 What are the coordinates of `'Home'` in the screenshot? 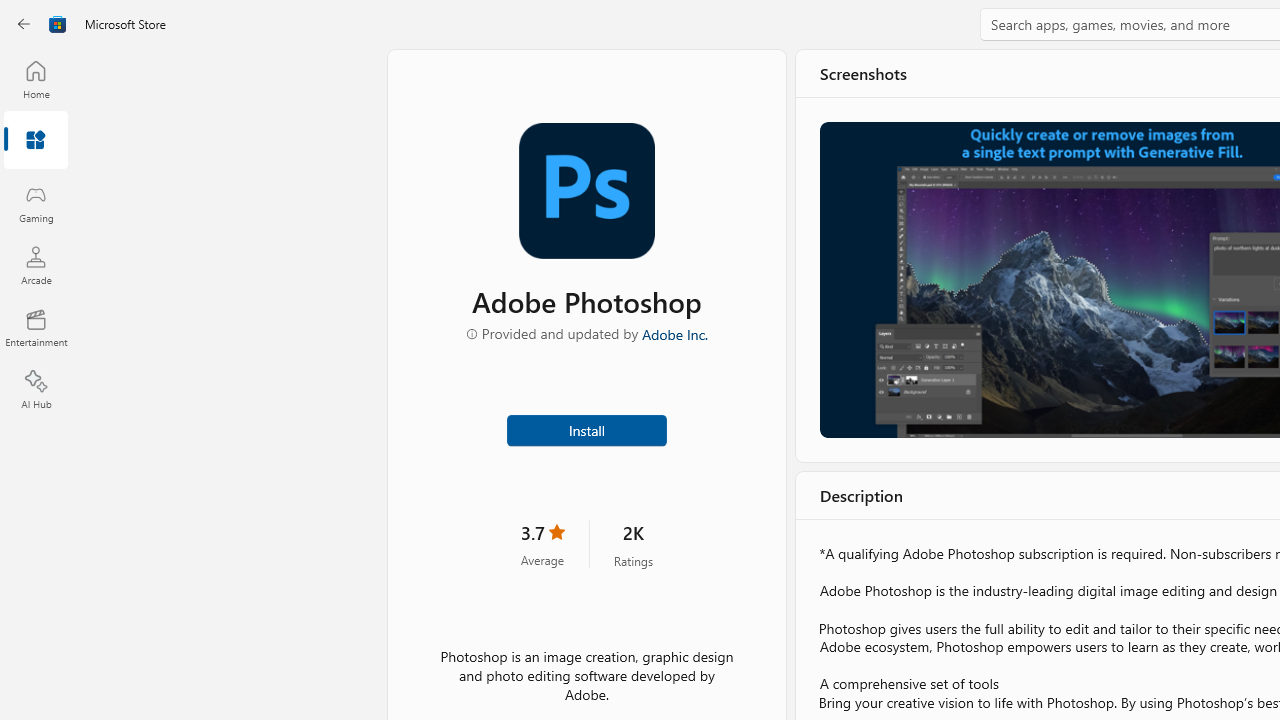 It's located at (35, 78).